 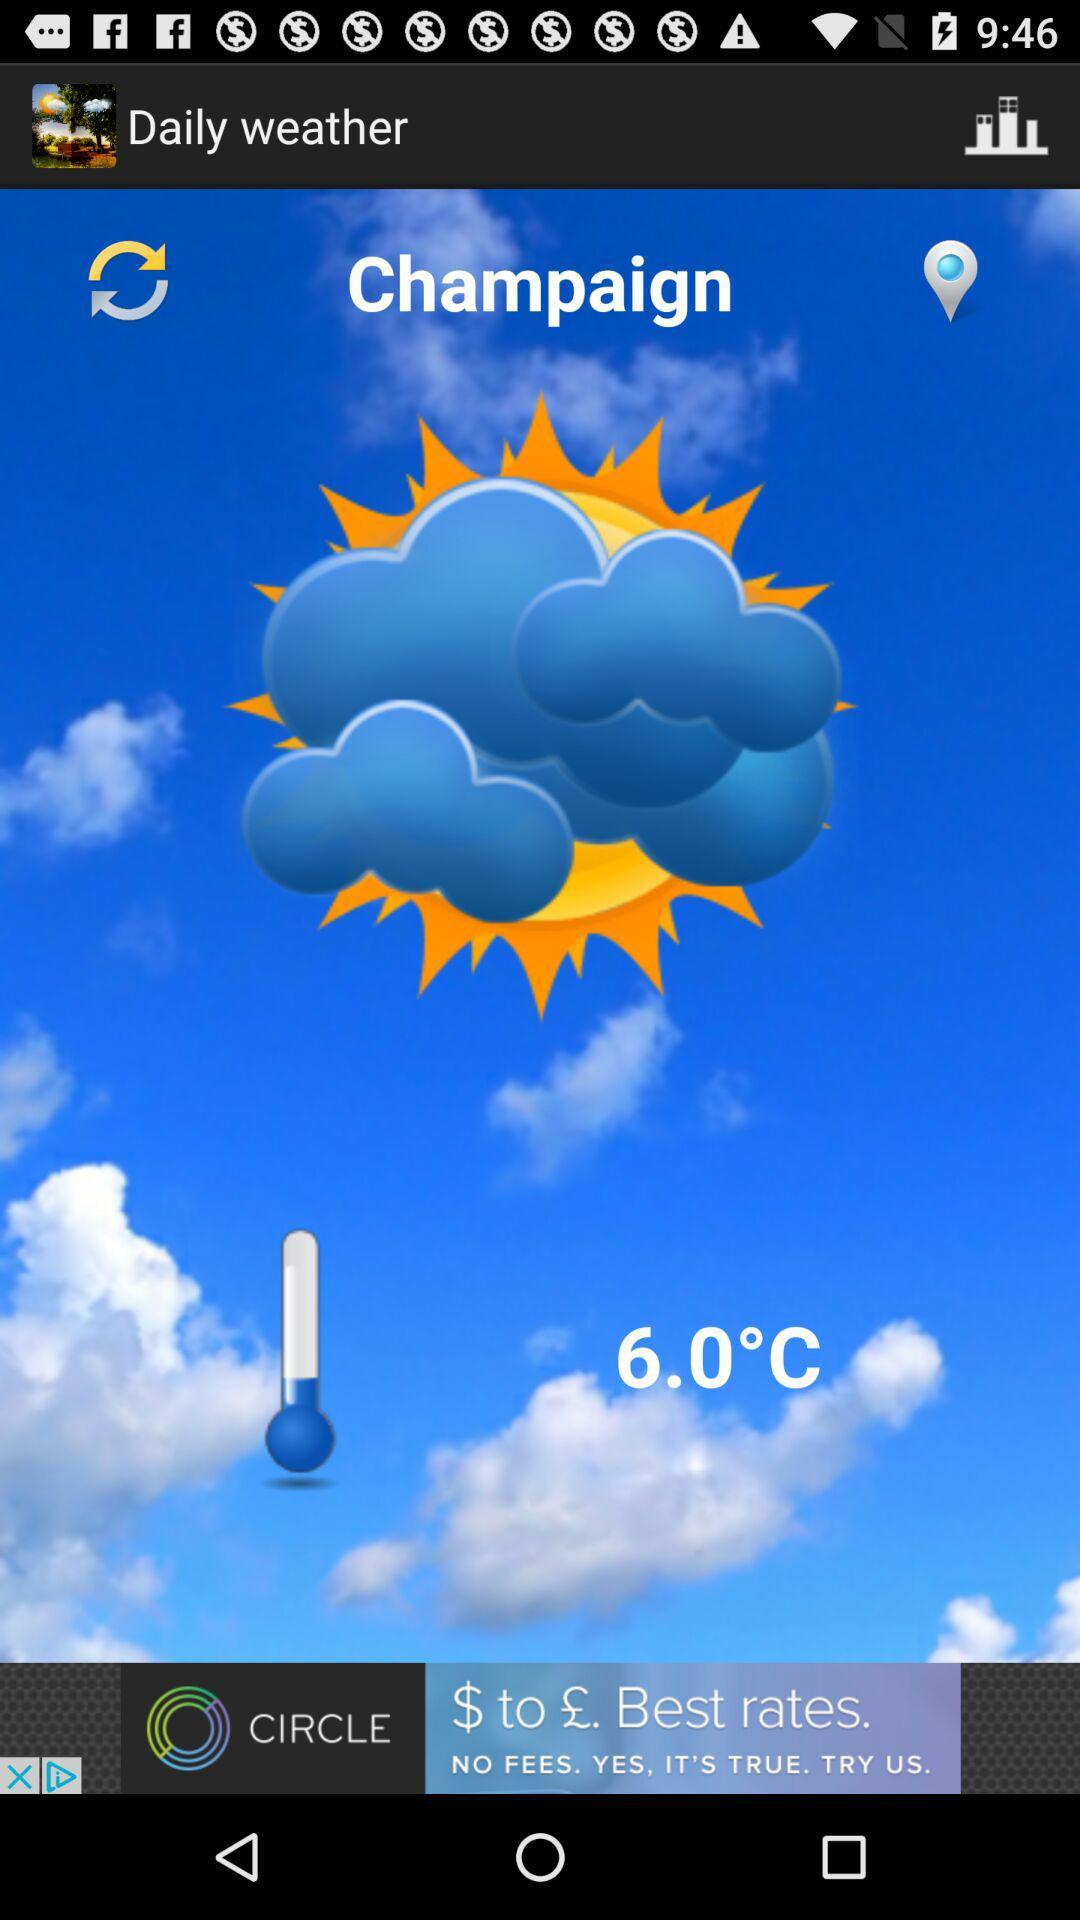 I want to click on reload screen, so click(x=129, y=280).